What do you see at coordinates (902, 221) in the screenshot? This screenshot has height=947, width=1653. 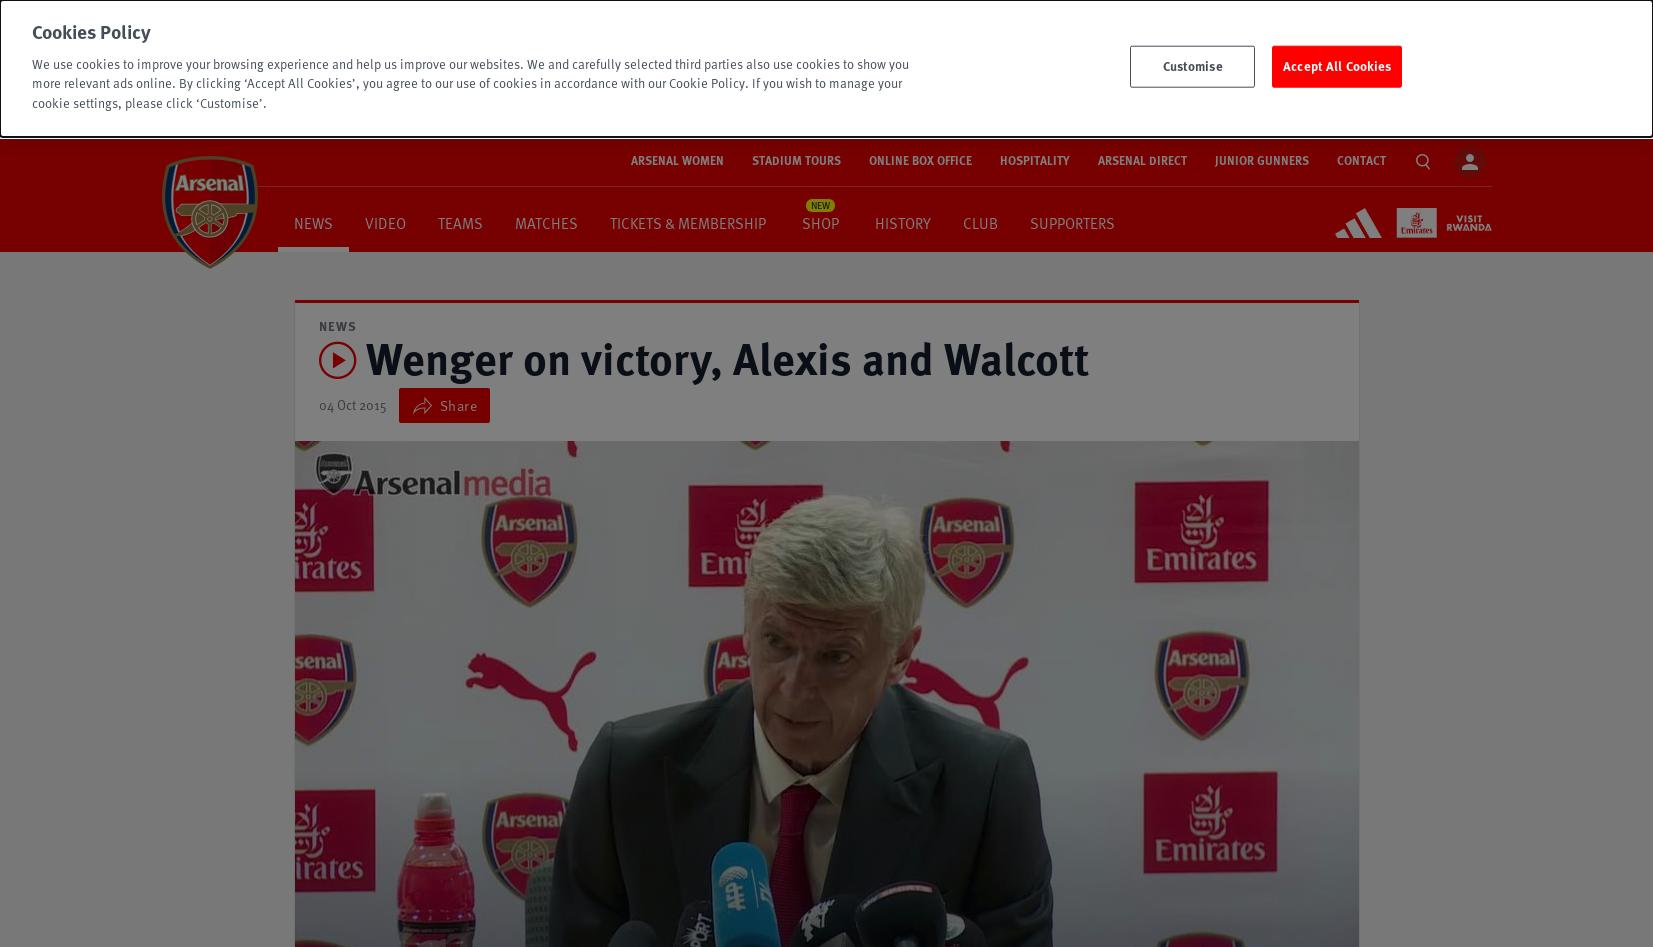 I see `'History'` at bounding box center [902, 221].